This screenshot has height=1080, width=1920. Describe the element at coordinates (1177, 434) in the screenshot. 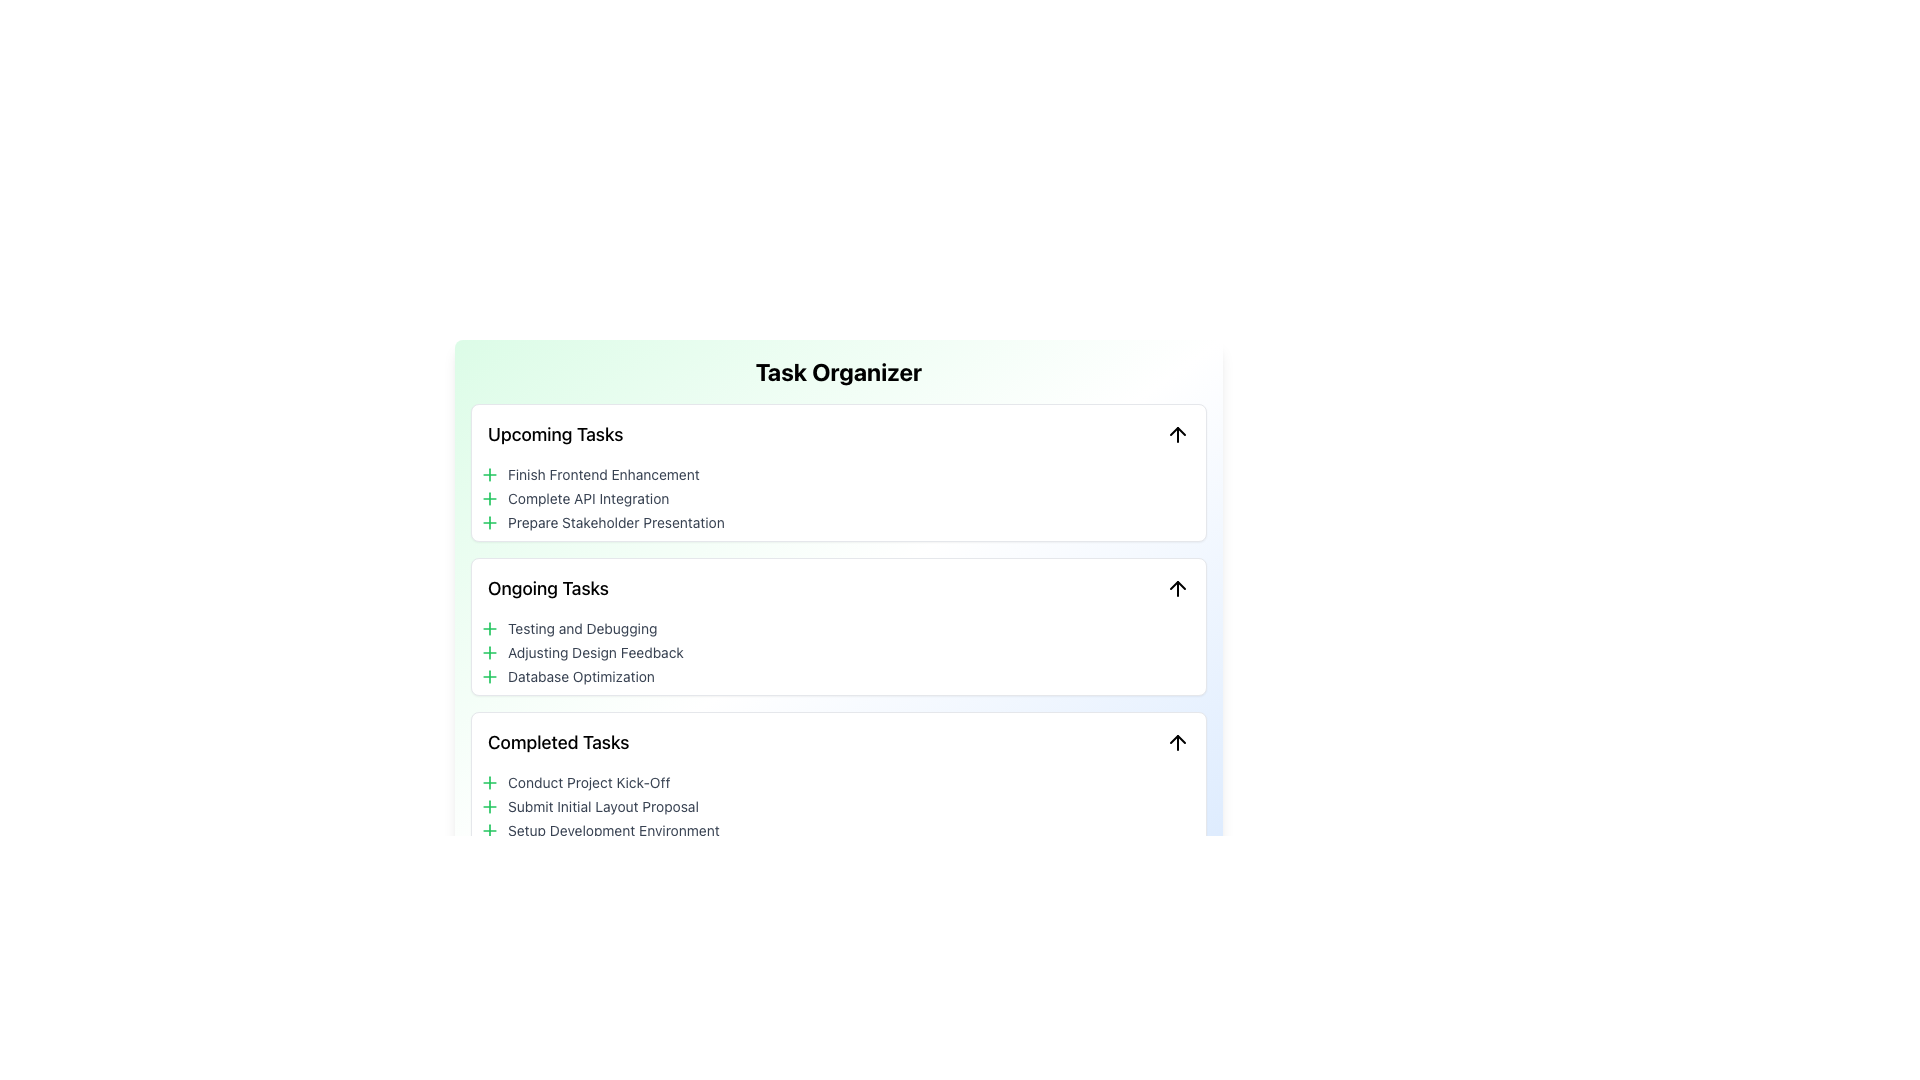

I see `the upward-pointing arrow icon located at the top-right corner of the 'Upcoming Tasks' section header` at that location.